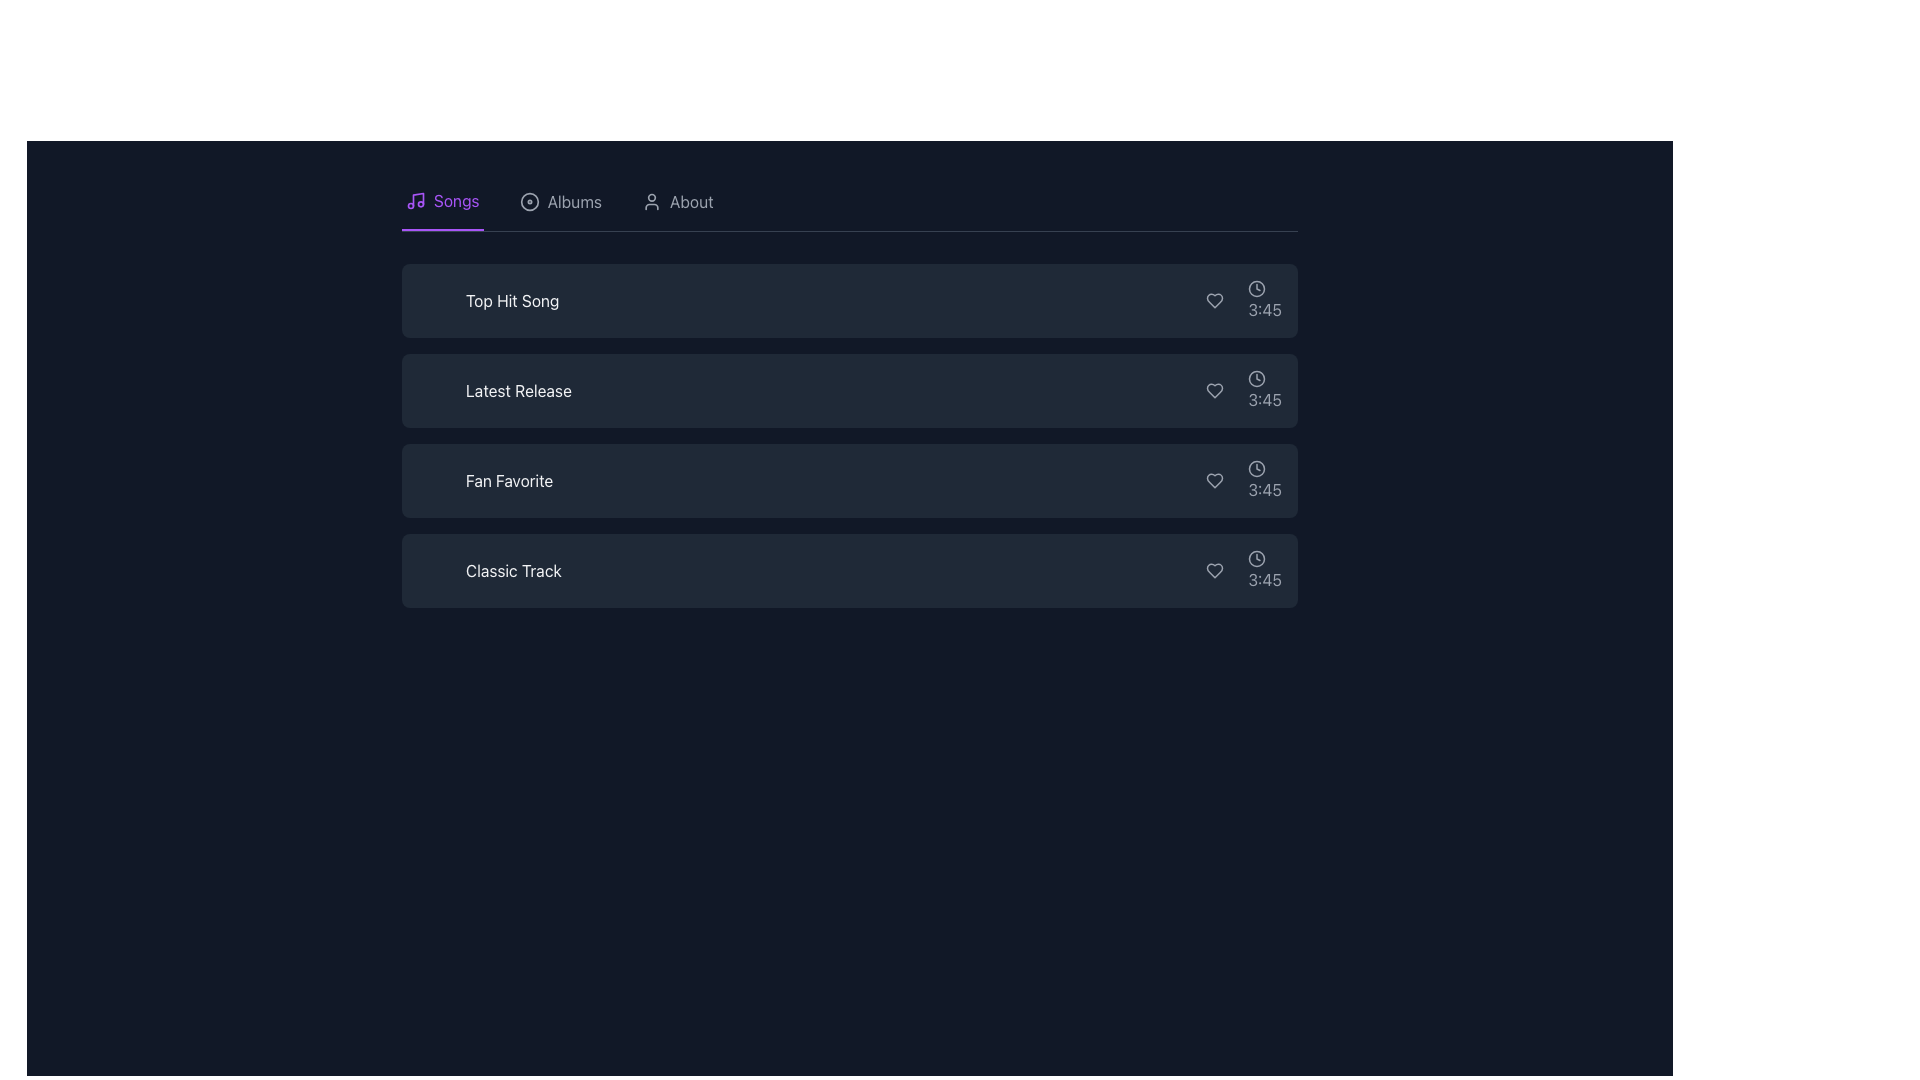  Describe the element at coordinates (677, 201) in the screenshot. I see `the 'About' interactive text next to the user profile icon` at that location.